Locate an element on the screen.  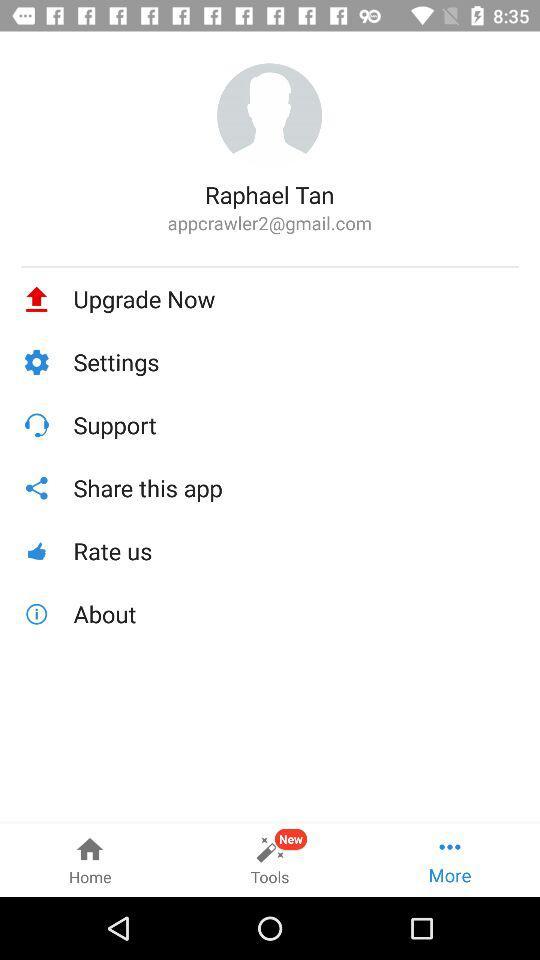
the icon below the settings item is located at coordinates (295, 425).